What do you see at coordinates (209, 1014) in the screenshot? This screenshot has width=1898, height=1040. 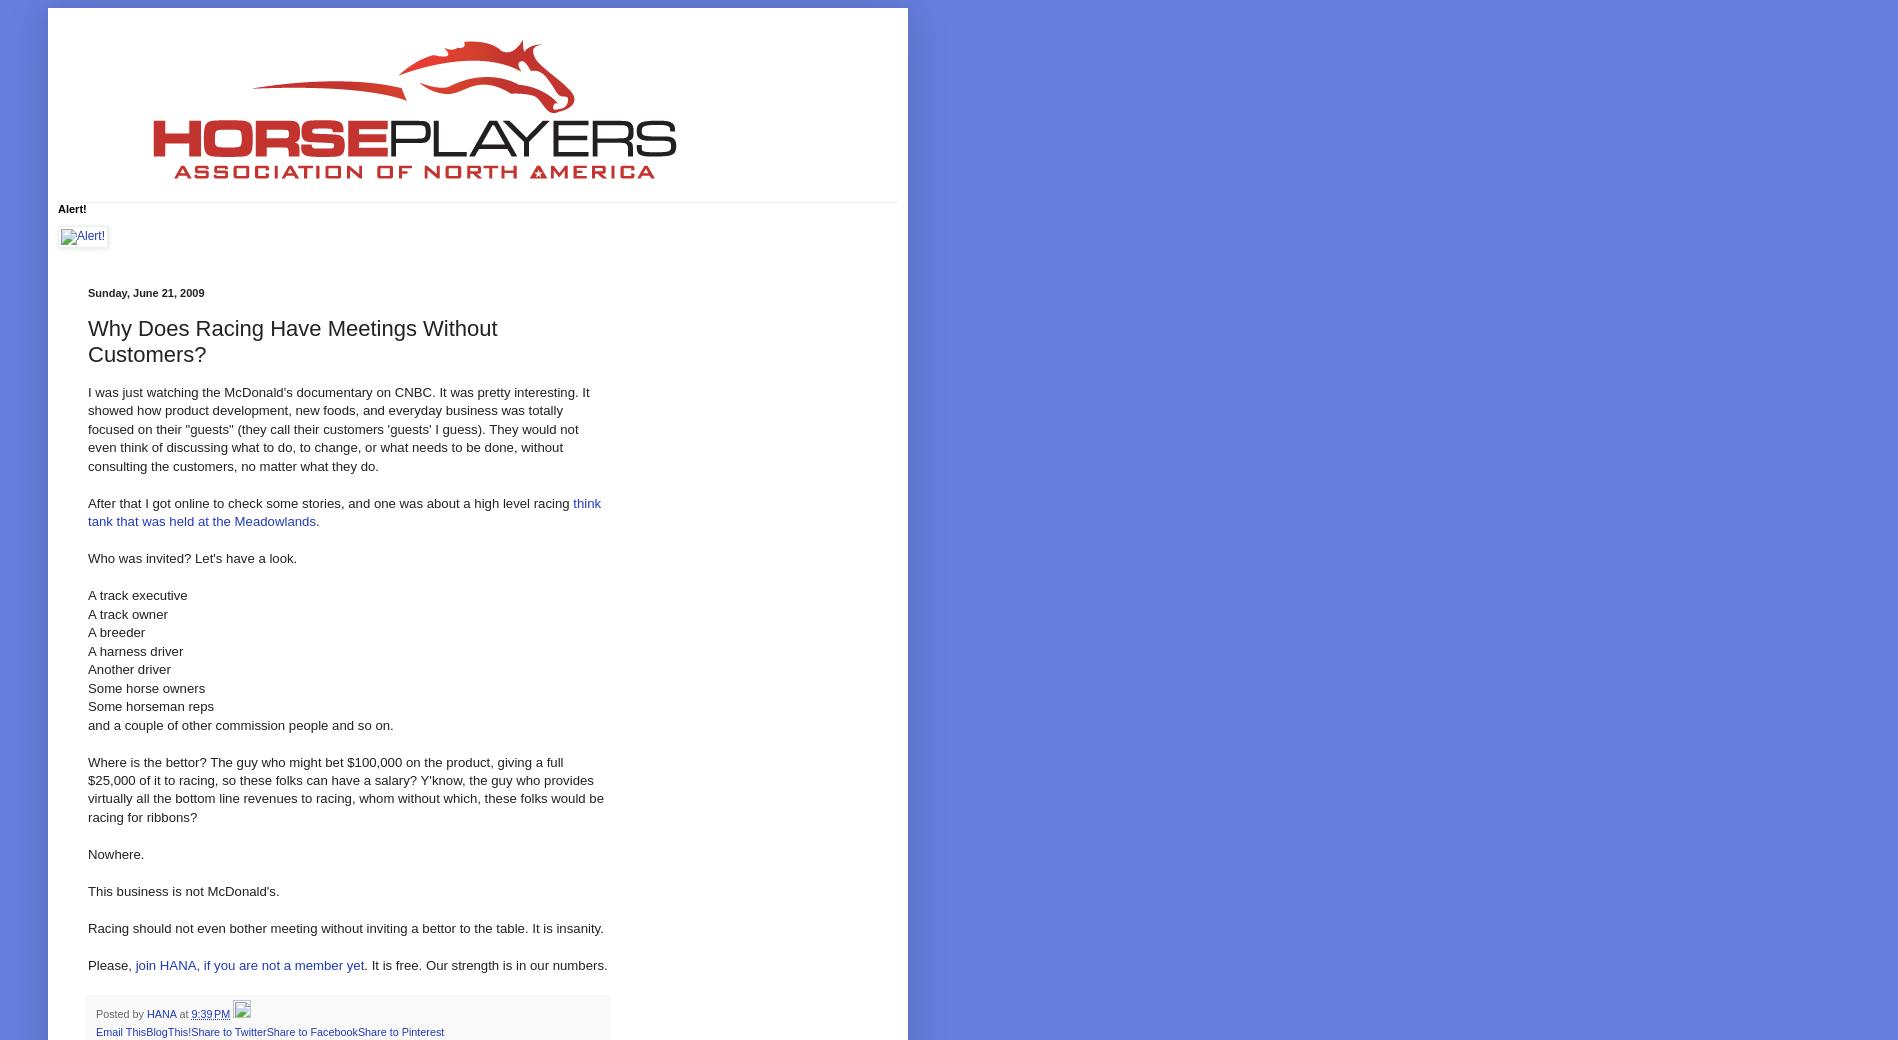 I see `'9:39 PM'` at bounding box center [209, 1014].